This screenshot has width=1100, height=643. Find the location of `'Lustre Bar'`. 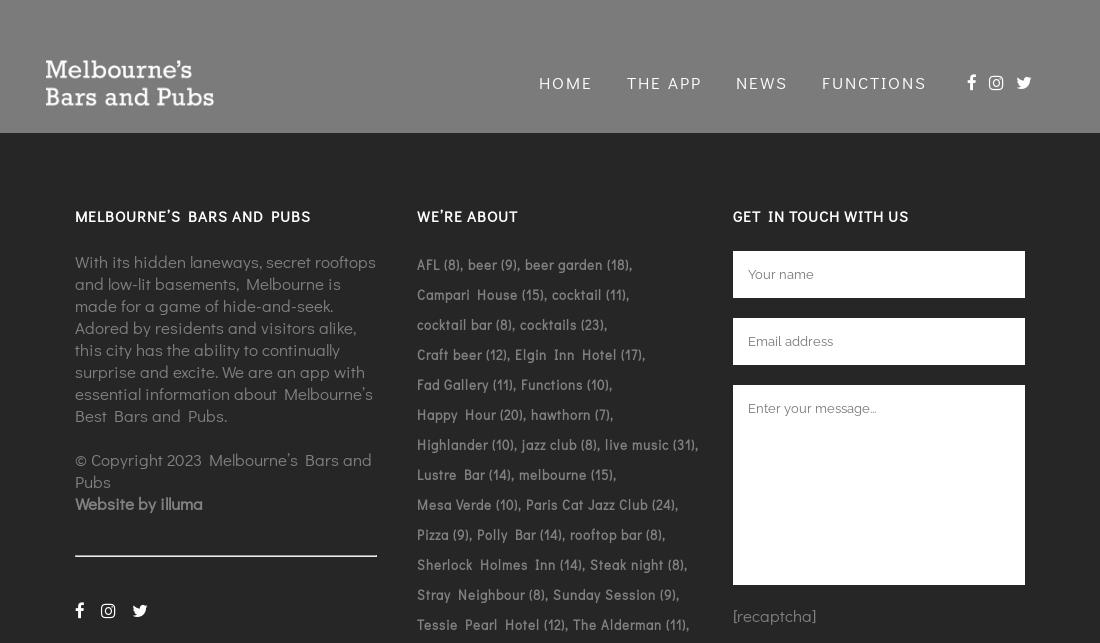

'Lustre Bar' is located at coordinates (449, 472).